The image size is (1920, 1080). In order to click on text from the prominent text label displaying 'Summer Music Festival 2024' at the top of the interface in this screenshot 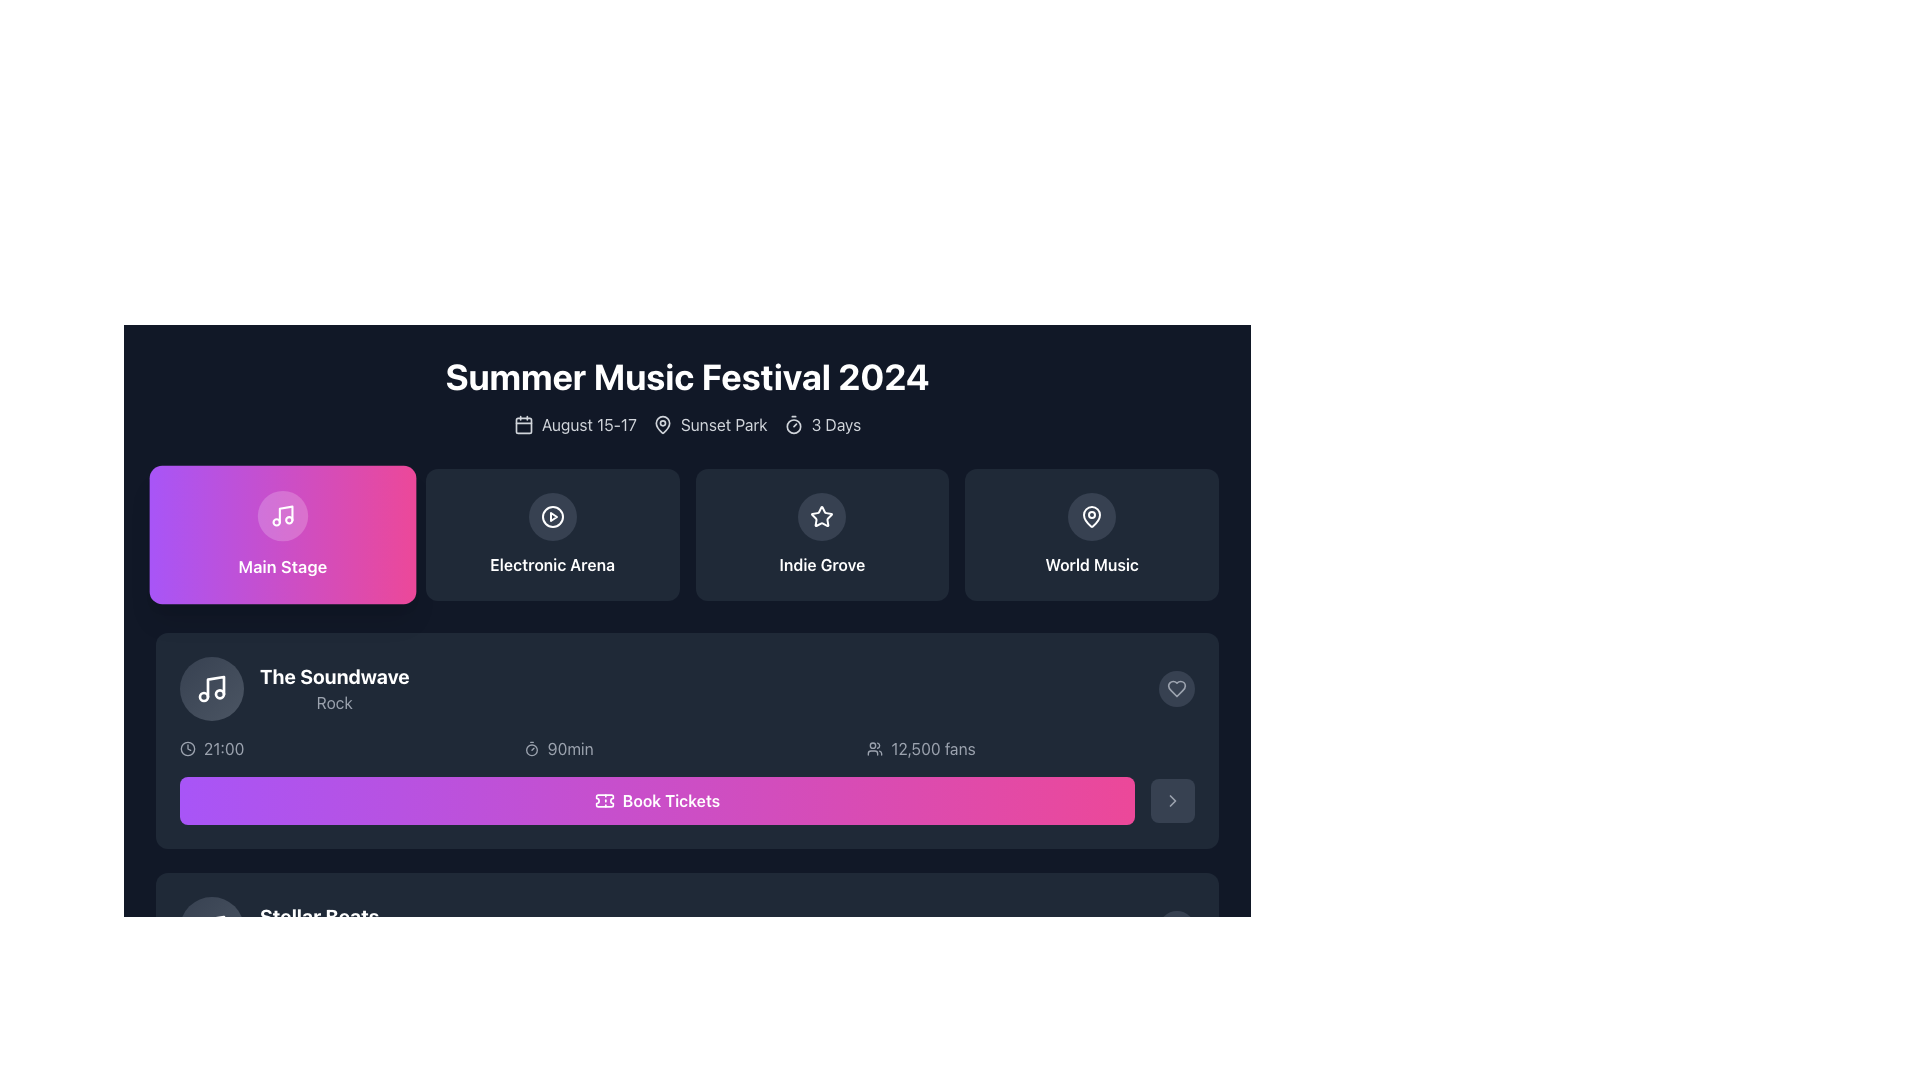, I will do `click(687, 377)`.